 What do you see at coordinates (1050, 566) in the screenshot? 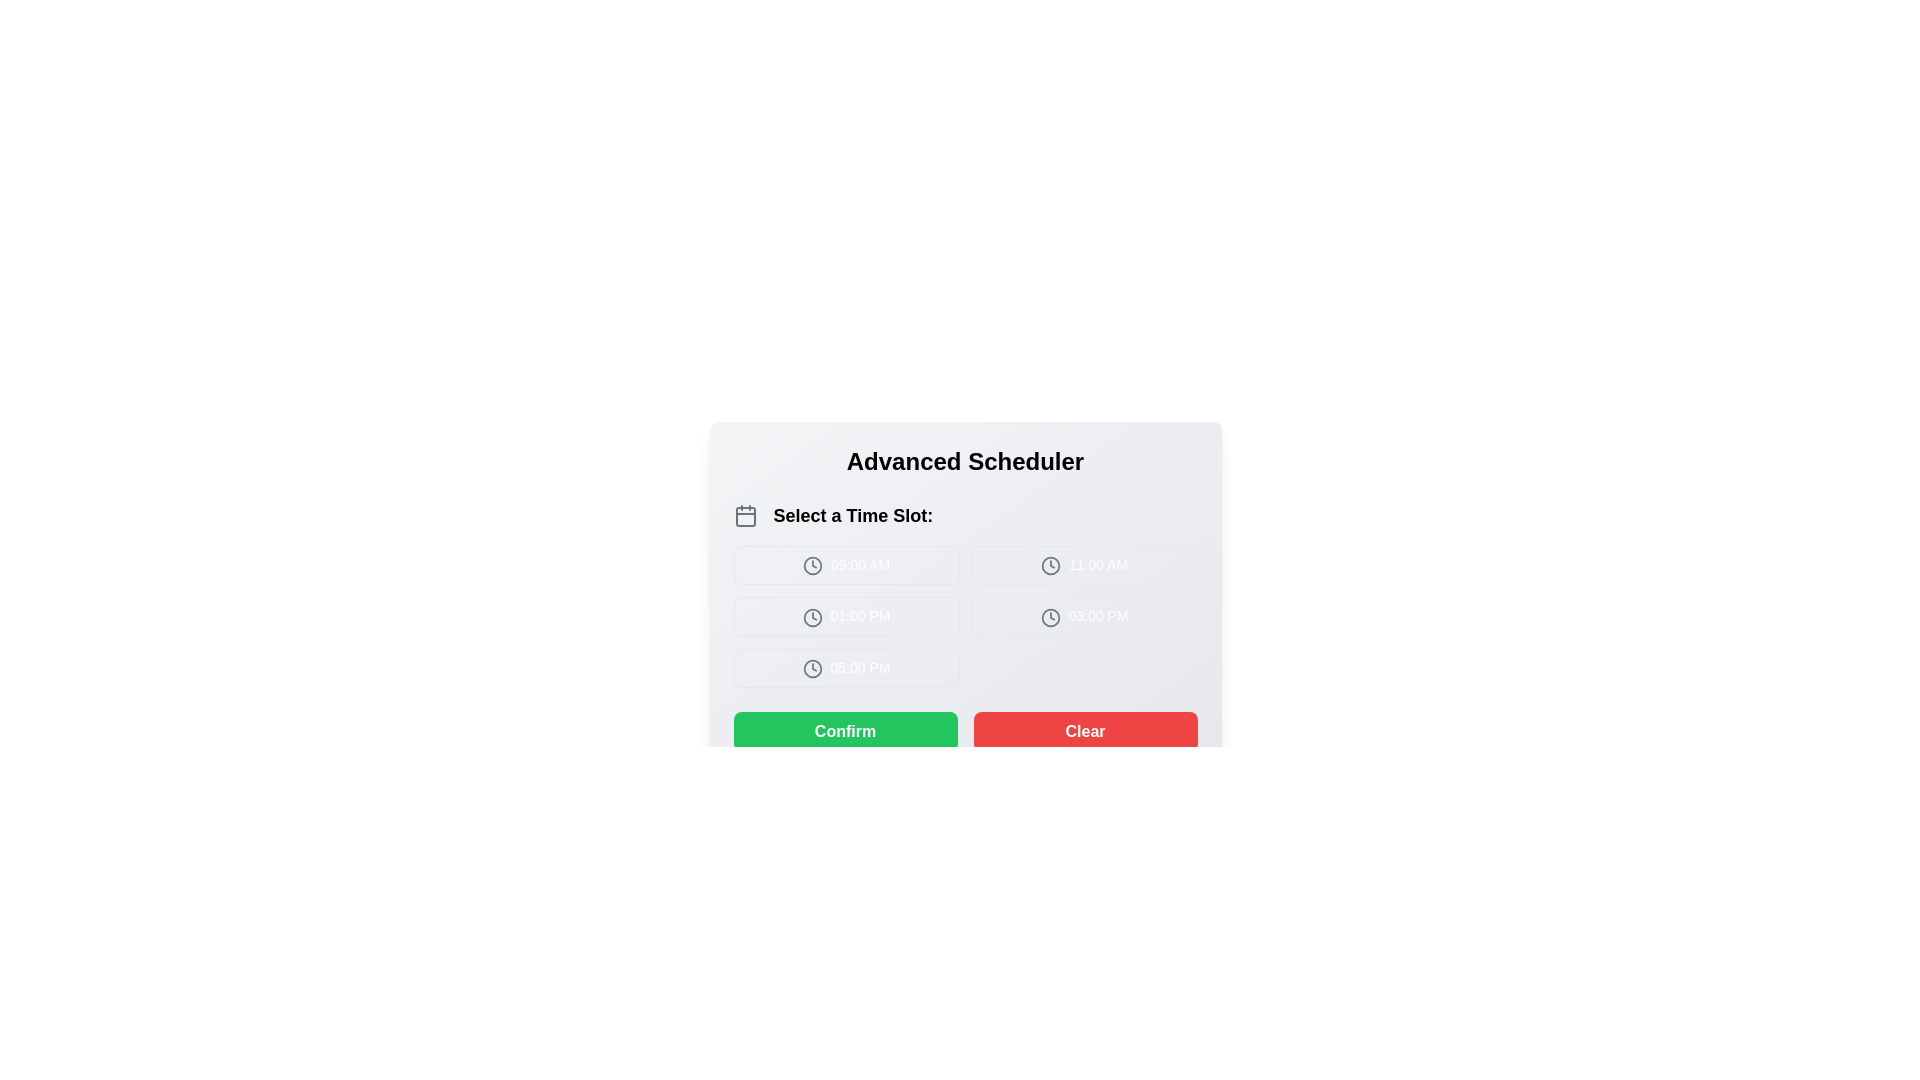
I see `the circular icon that indicates the time configuration associated with the '11:00 AM' time slot in the second column of the first row` at bounding box center [1050, 566].